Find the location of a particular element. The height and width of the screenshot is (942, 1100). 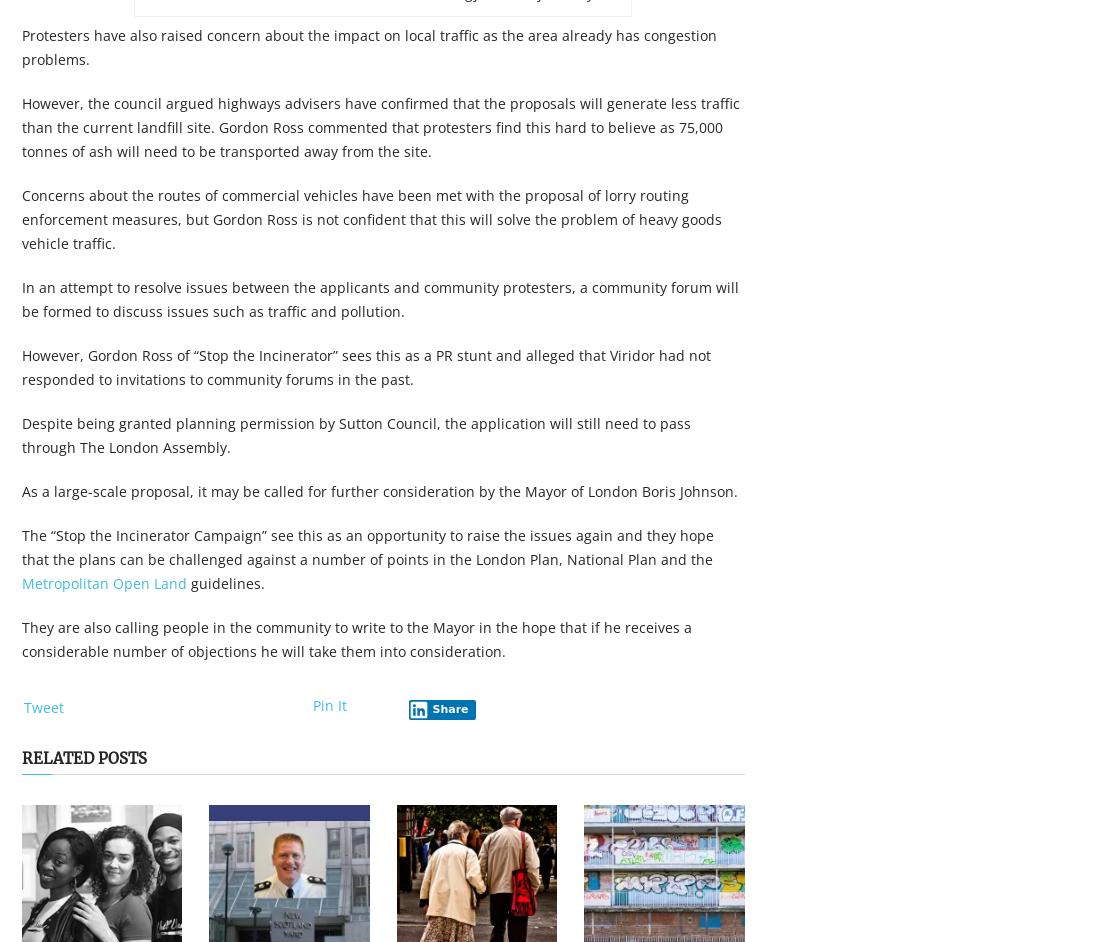

'guidelines.' is located at coordinates (226, 583).